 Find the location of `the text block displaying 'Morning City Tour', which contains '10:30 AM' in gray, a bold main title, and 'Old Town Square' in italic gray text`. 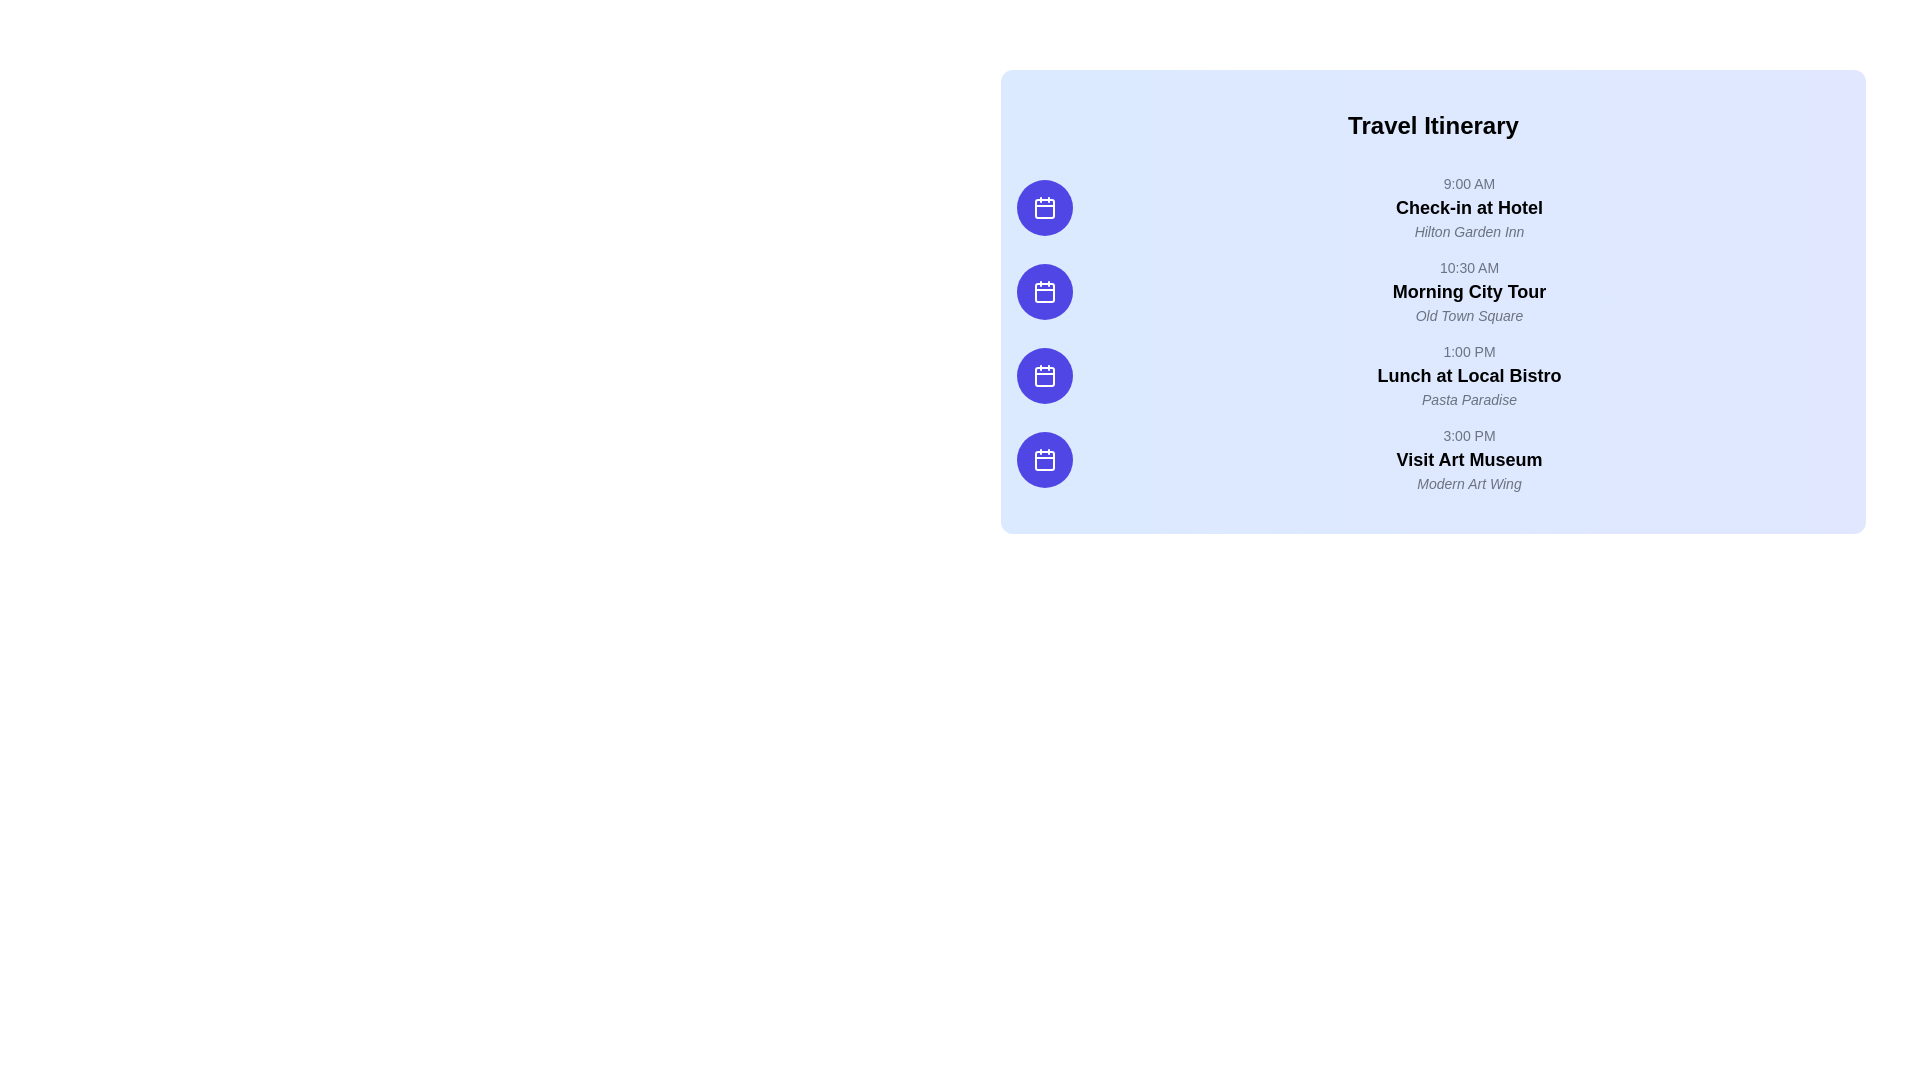

the text block displaying 'Morning City Tour', which contains '10:30 AM' in gray, a bold main title, and 'Old Town Square' in italic gray text is located at coordinates (1469, 292).